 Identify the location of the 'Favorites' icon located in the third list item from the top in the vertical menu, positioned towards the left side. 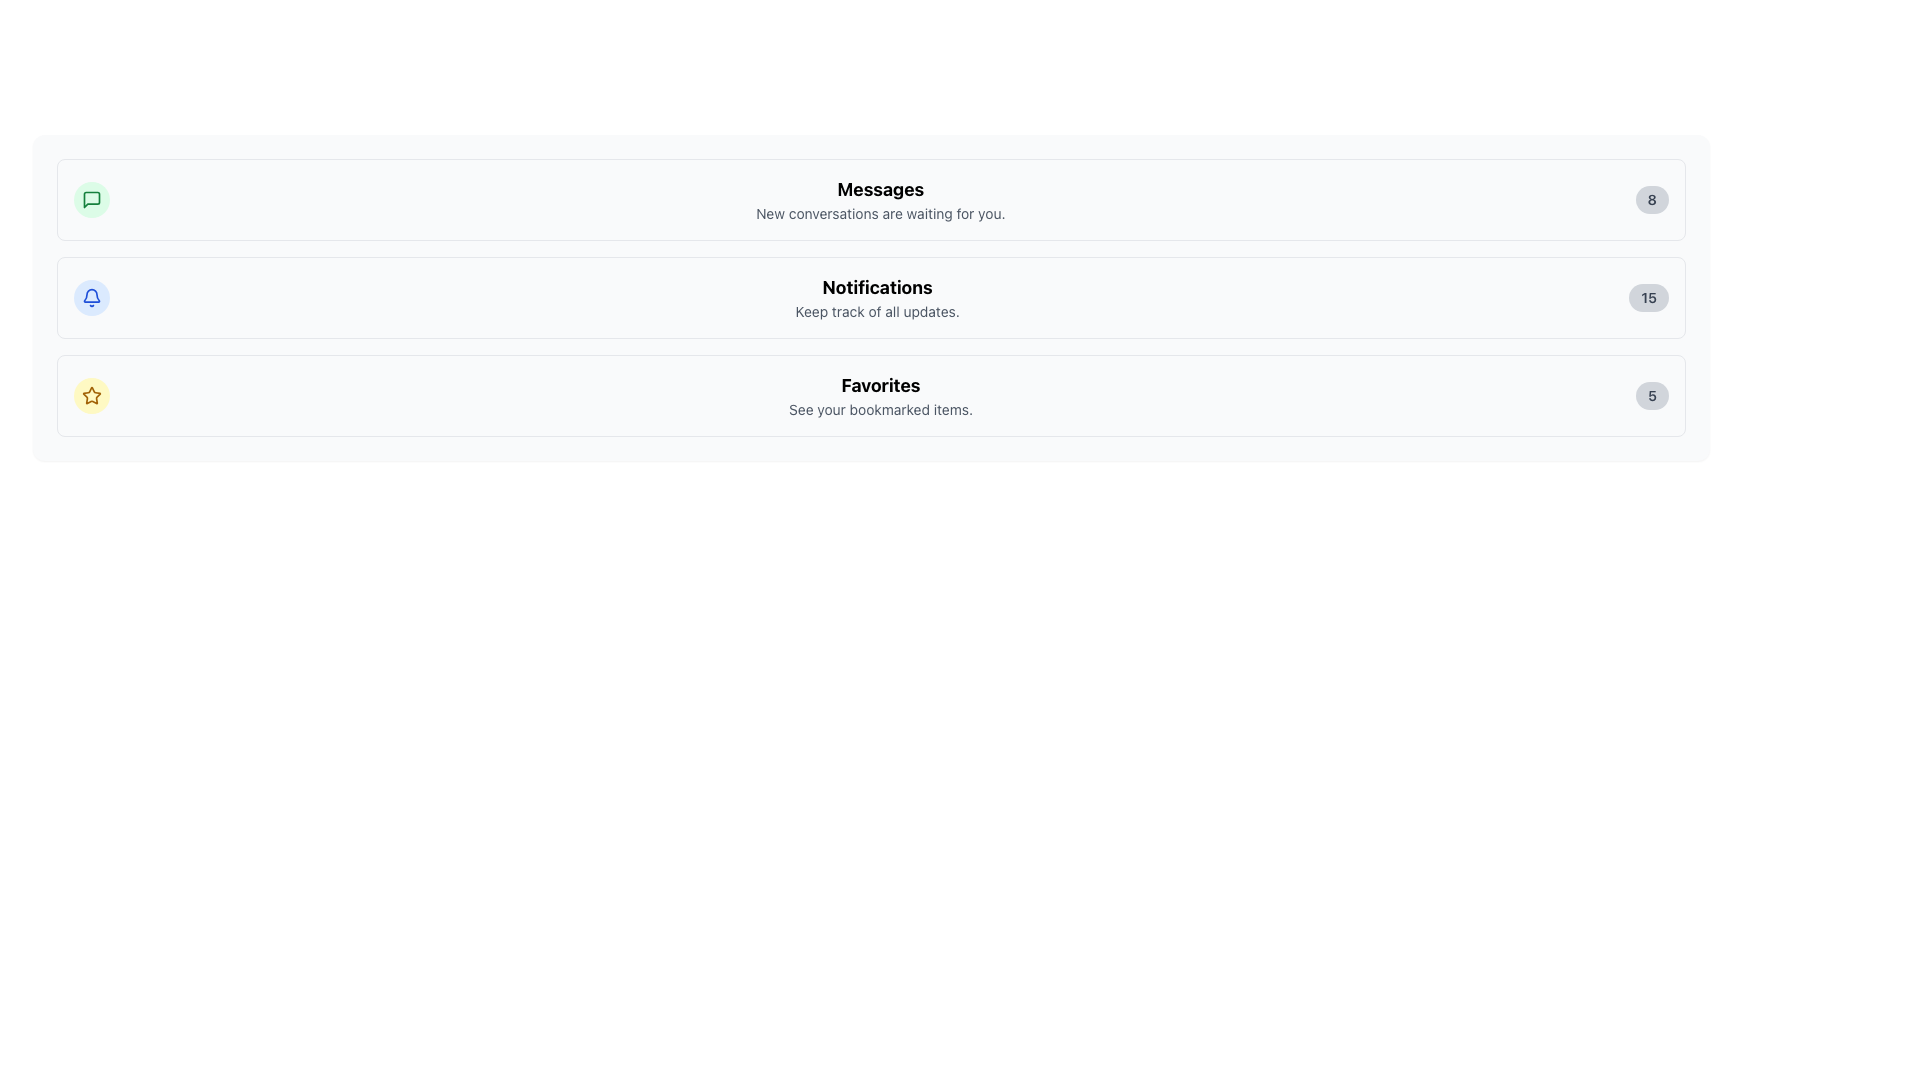
(90, 396).